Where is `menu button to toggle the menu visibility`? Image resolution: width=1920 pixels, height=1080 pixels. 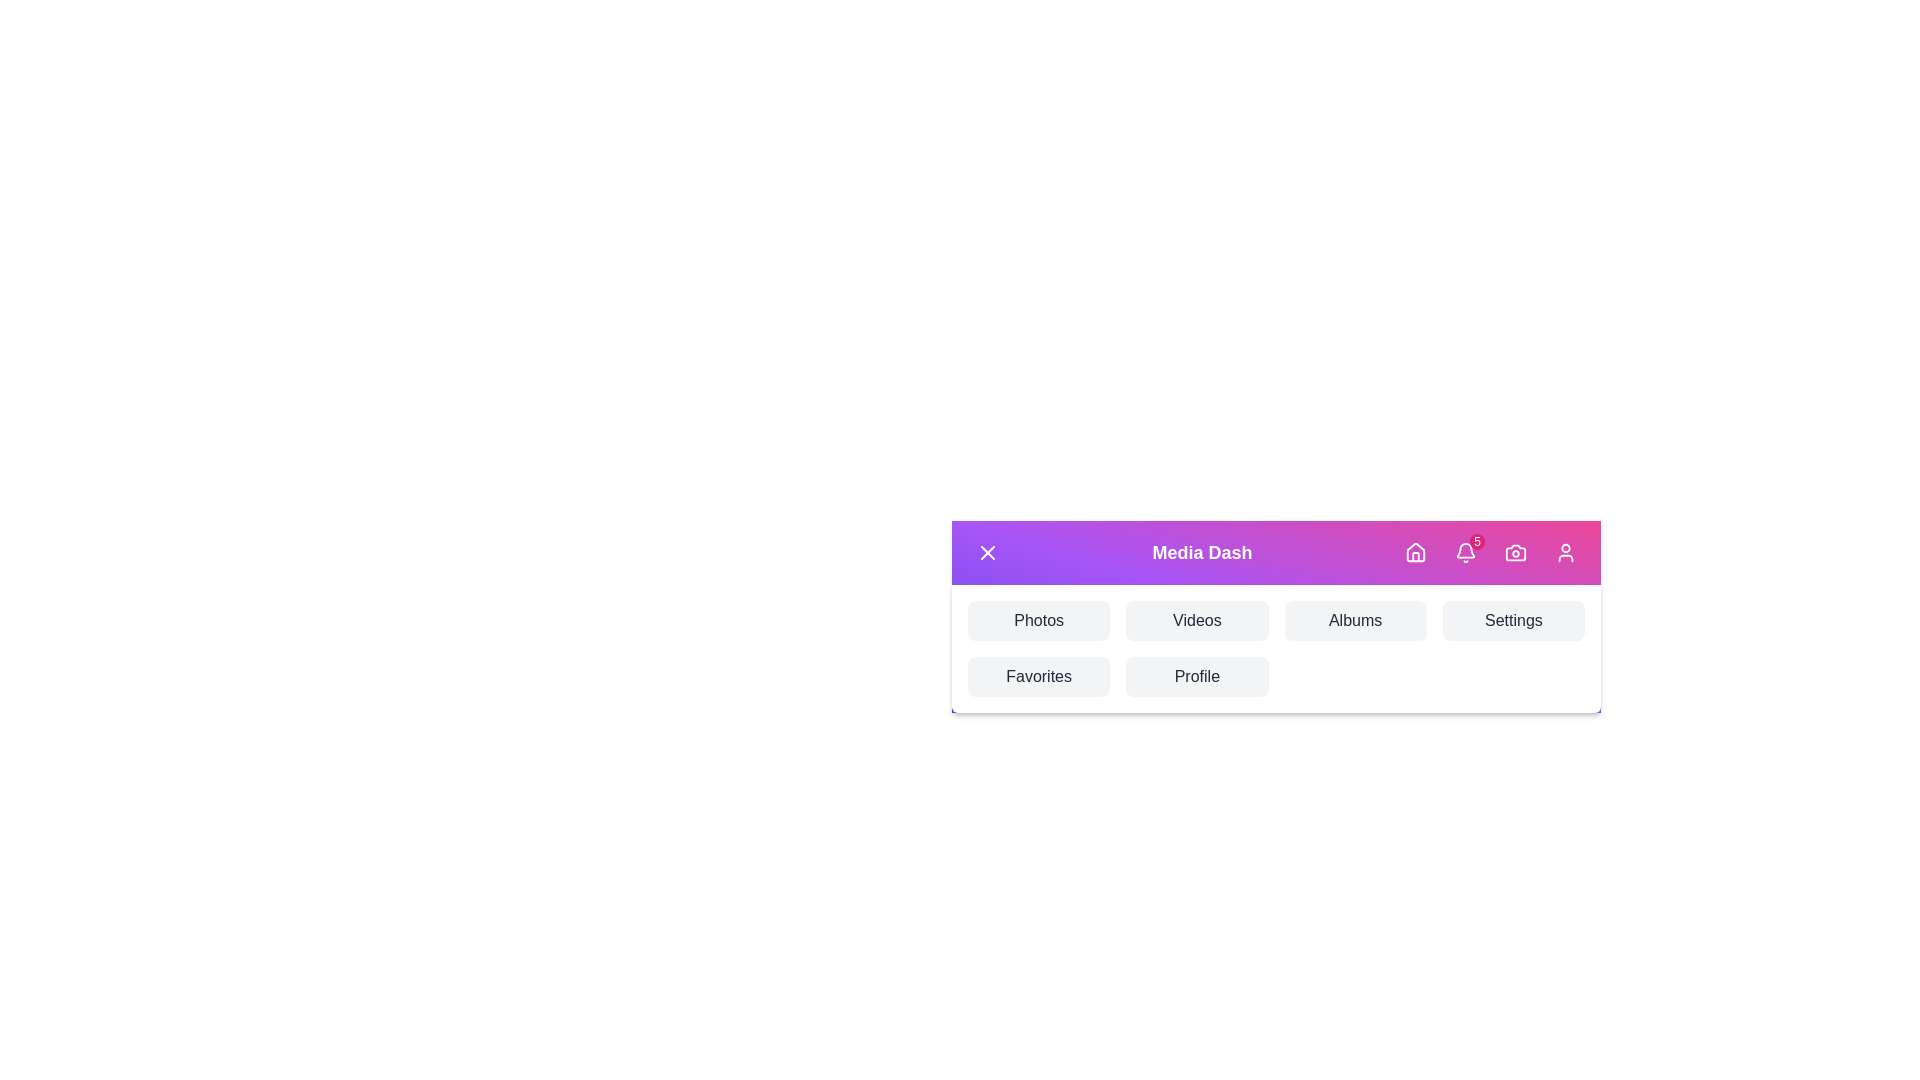 menu button to toggle the menu visibility is located at coordinates (988, 552).